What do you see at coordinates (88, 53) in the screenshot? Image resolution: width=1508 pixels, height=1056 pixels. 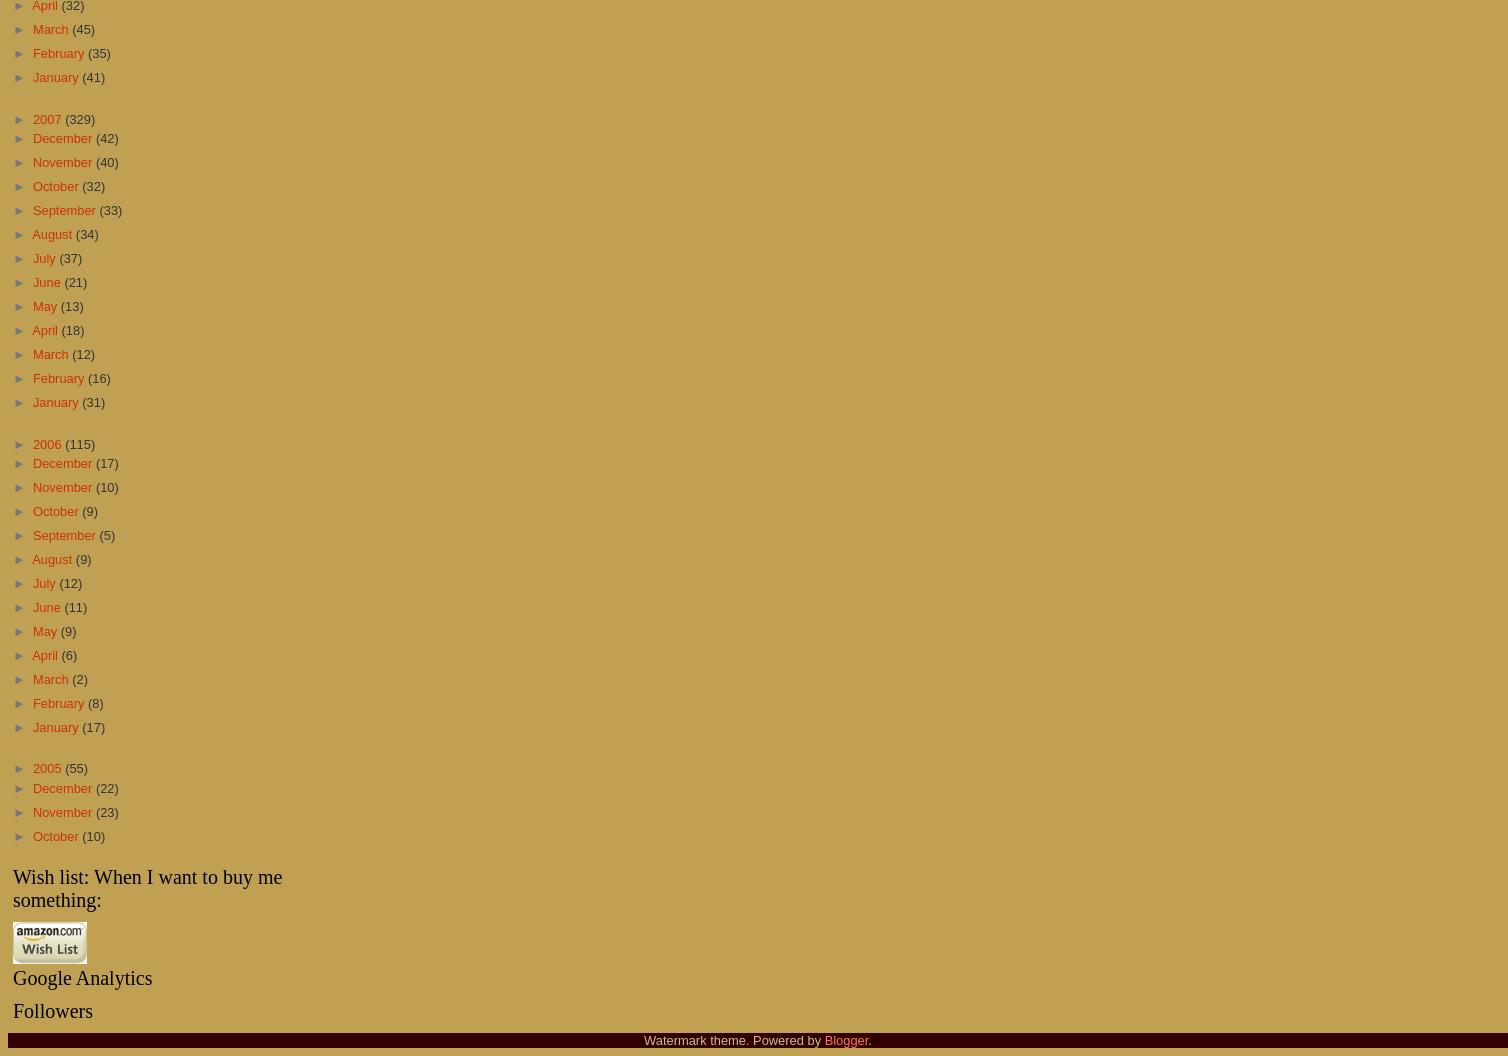 I see `'(35)'` at bounding box center [88, 53].